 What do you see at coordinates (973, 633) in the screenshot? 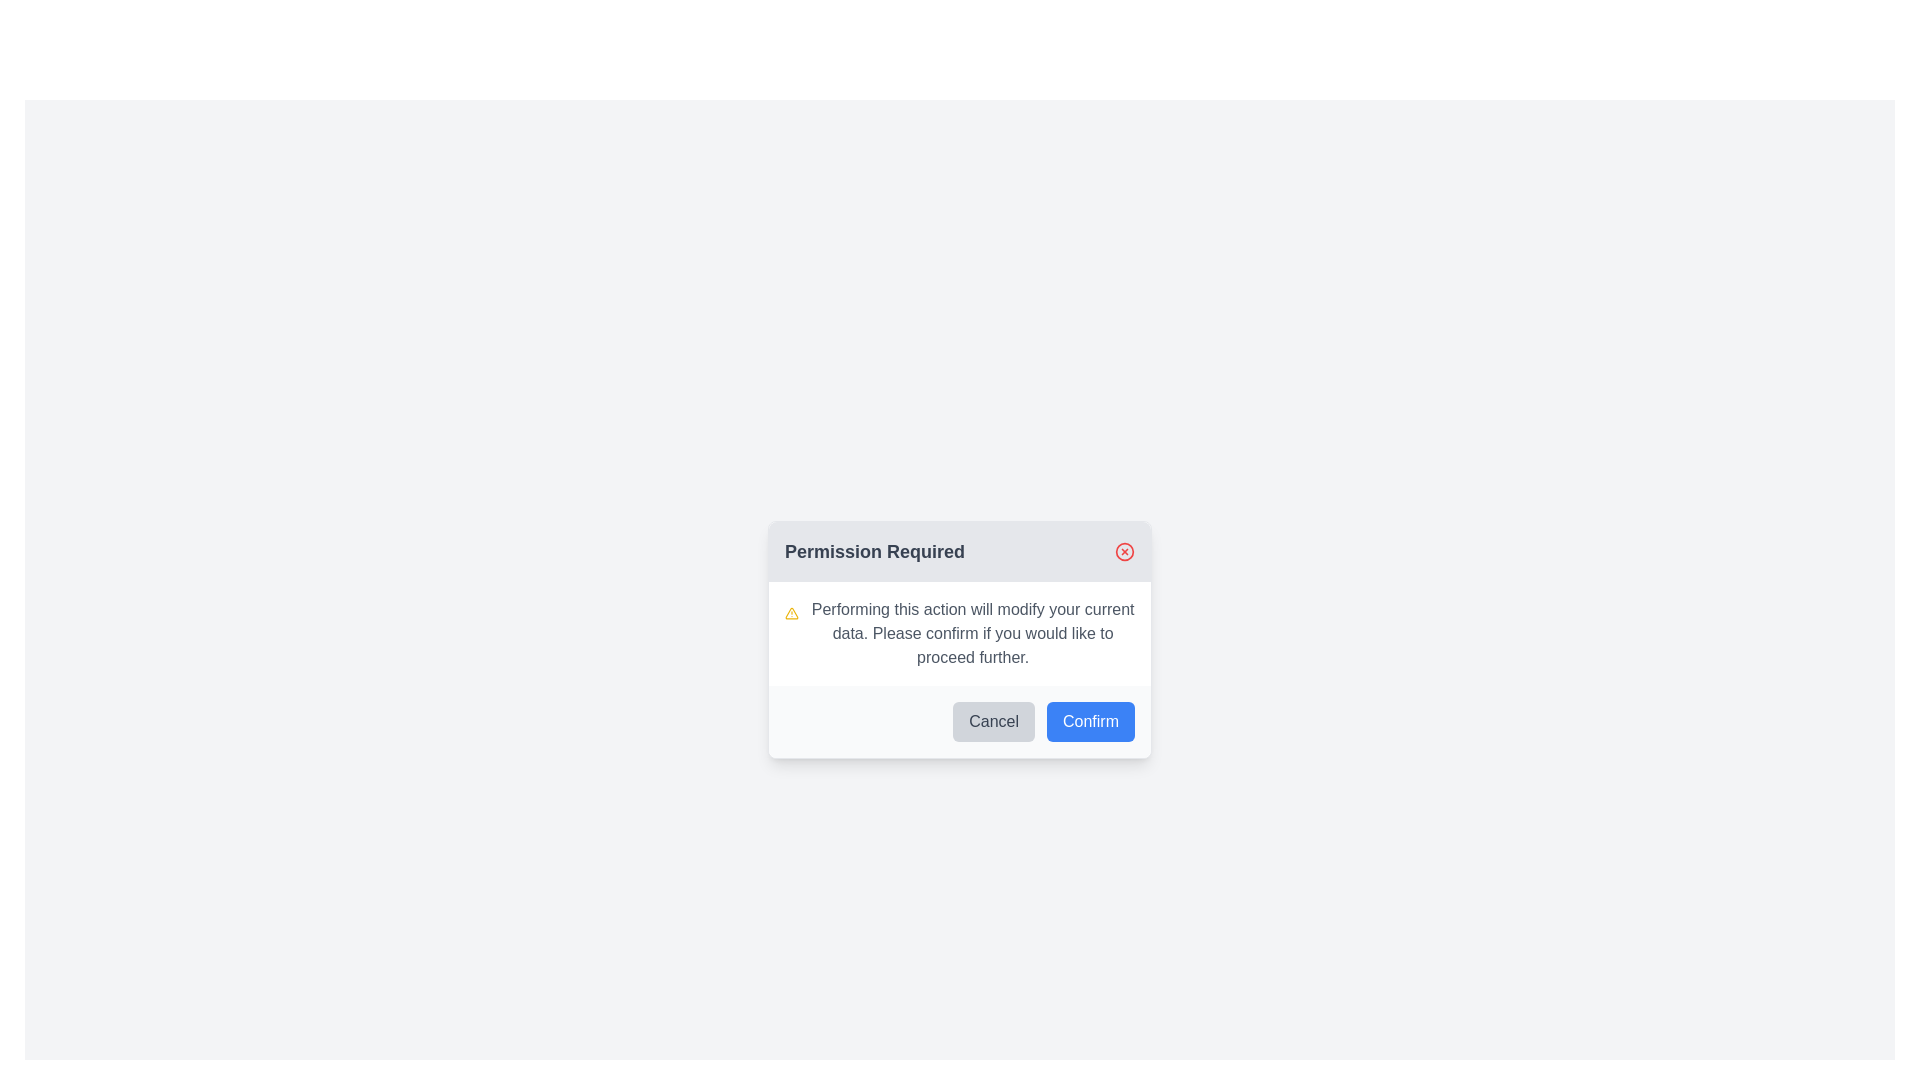
I see `informational text block located within the 'Permission Required' dialog box, positioned below the warning icon and above the Cancel and Confirm buttons` at bounding box center [973, 633].